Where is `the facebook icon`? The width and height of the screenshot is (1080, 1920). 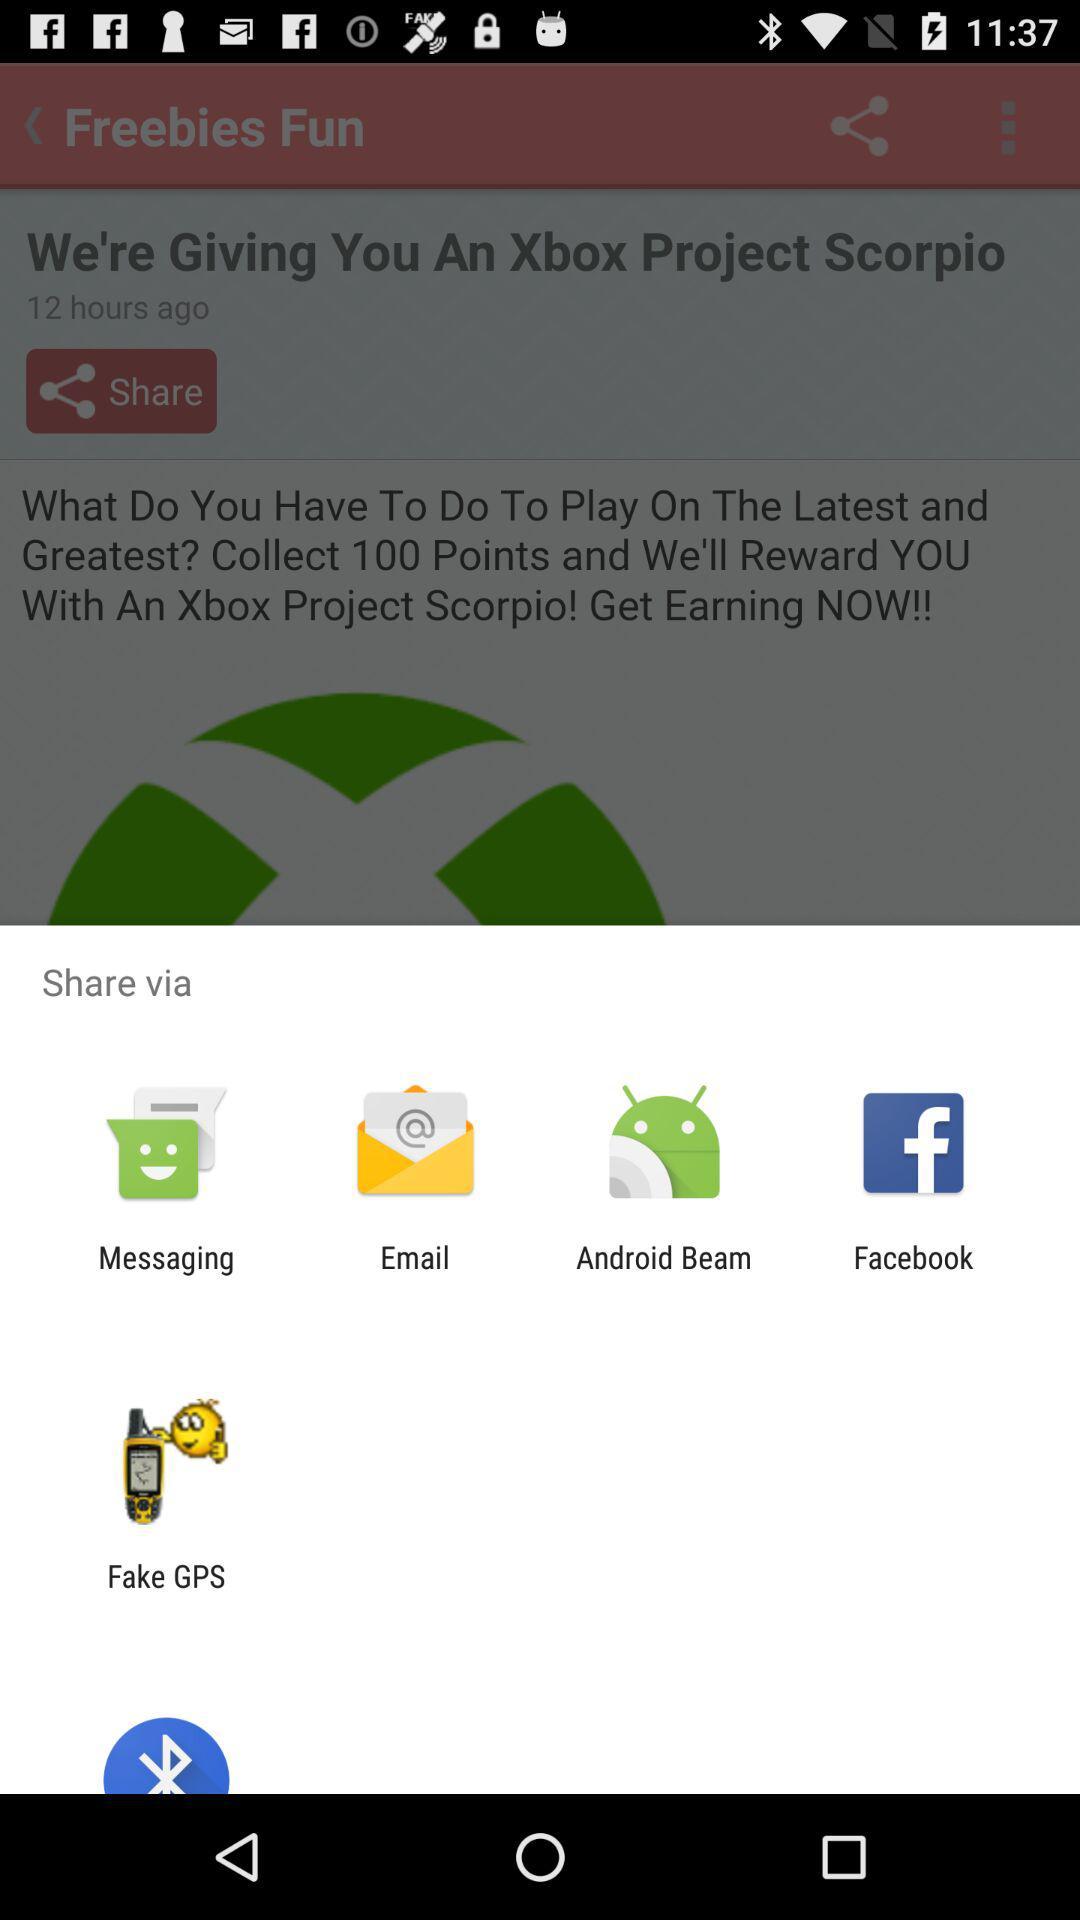 the facebook icon is located at coordinates (913, 1274).